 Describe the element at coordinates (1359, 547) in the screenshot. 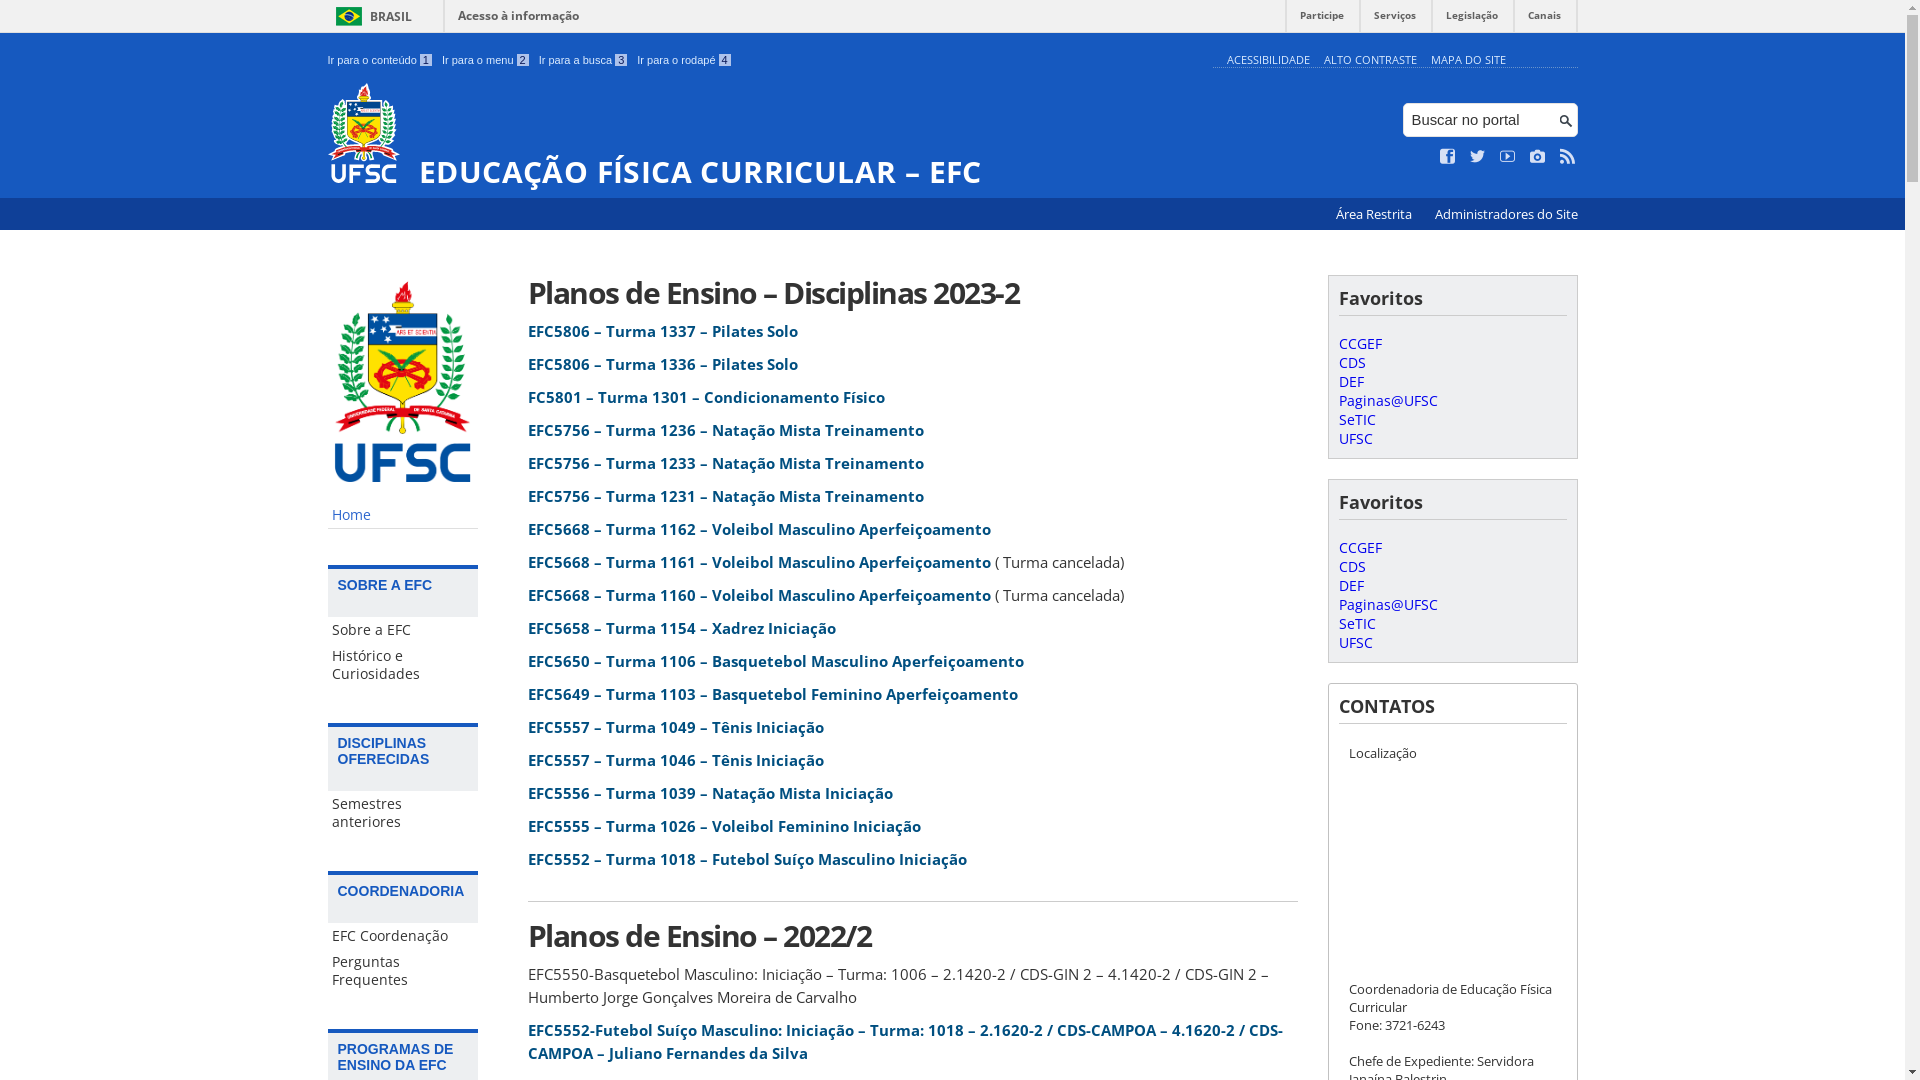

I see `'CCGEF'` at that location.